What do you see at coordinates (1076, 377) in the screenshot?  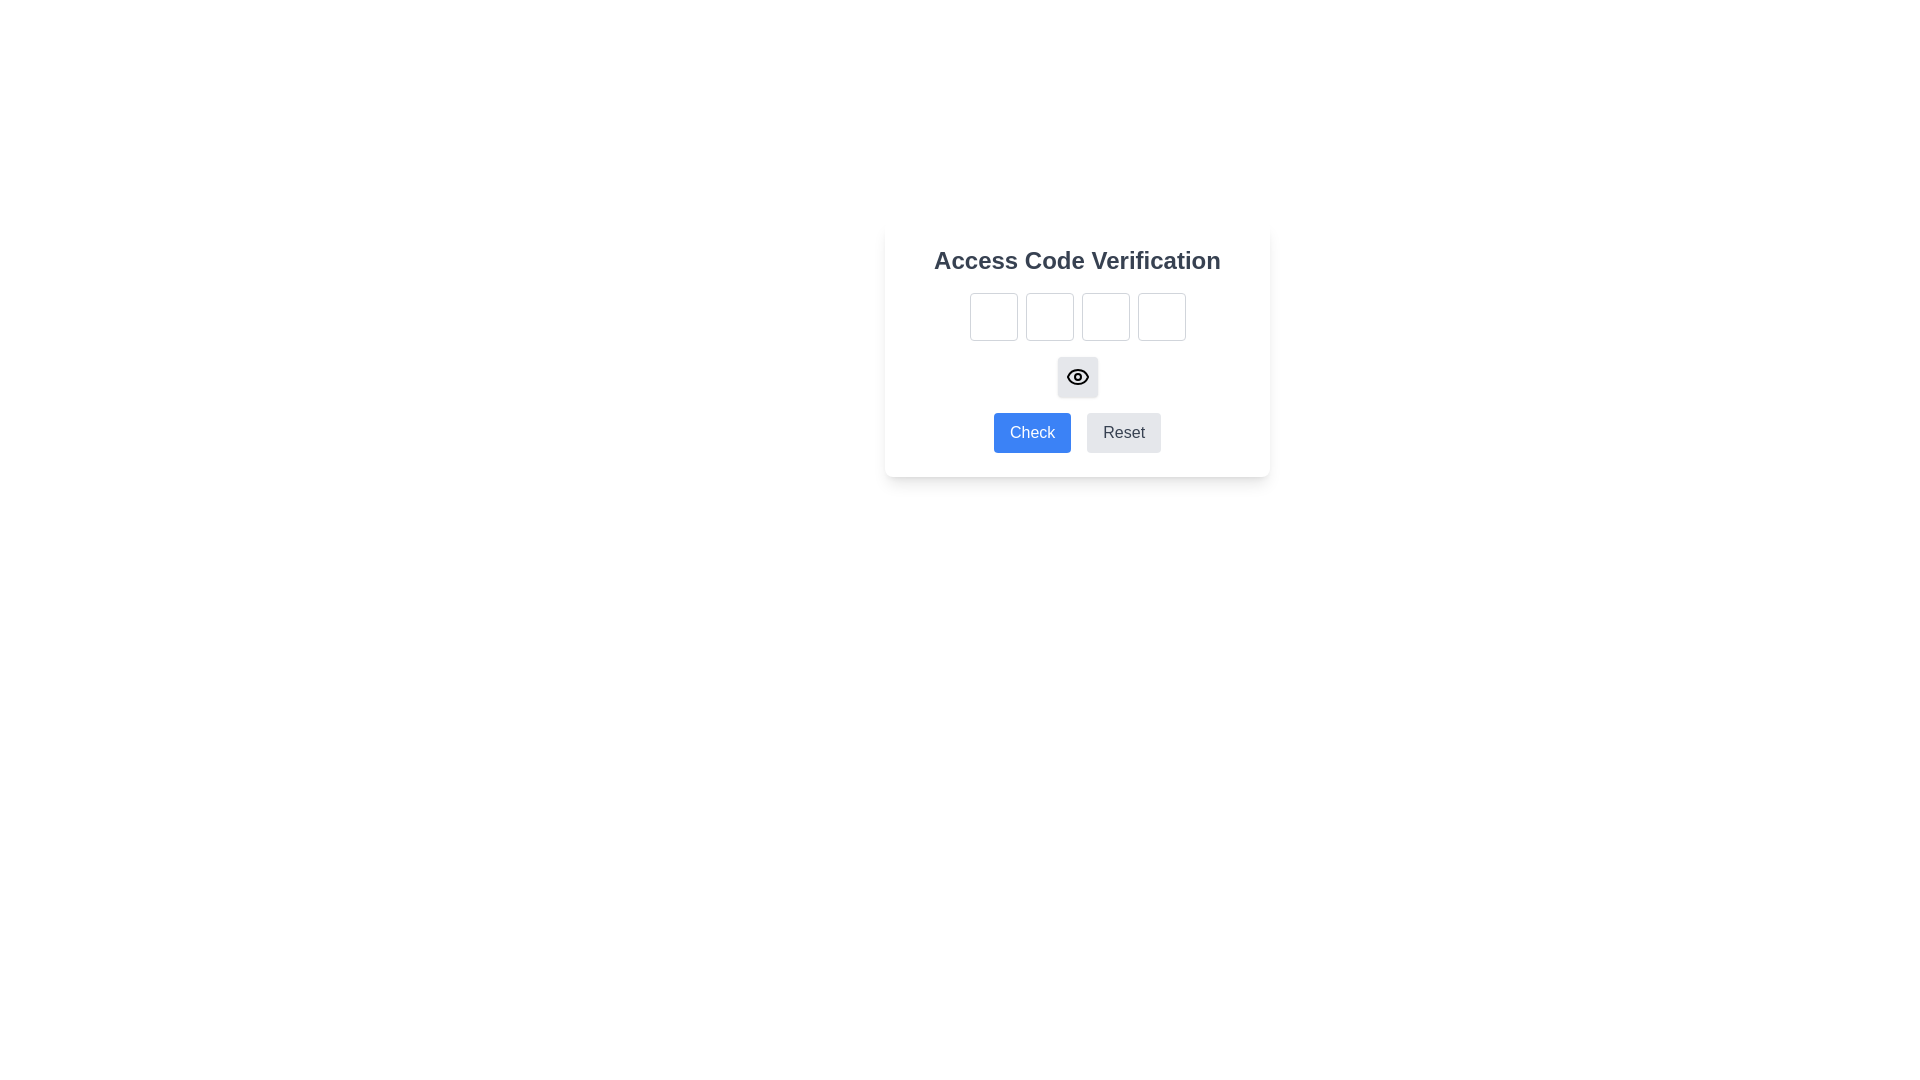 I see `the interactive button located directly below the input fields for the access code in the centered access verification UI` at bounding box center [1076, 377].